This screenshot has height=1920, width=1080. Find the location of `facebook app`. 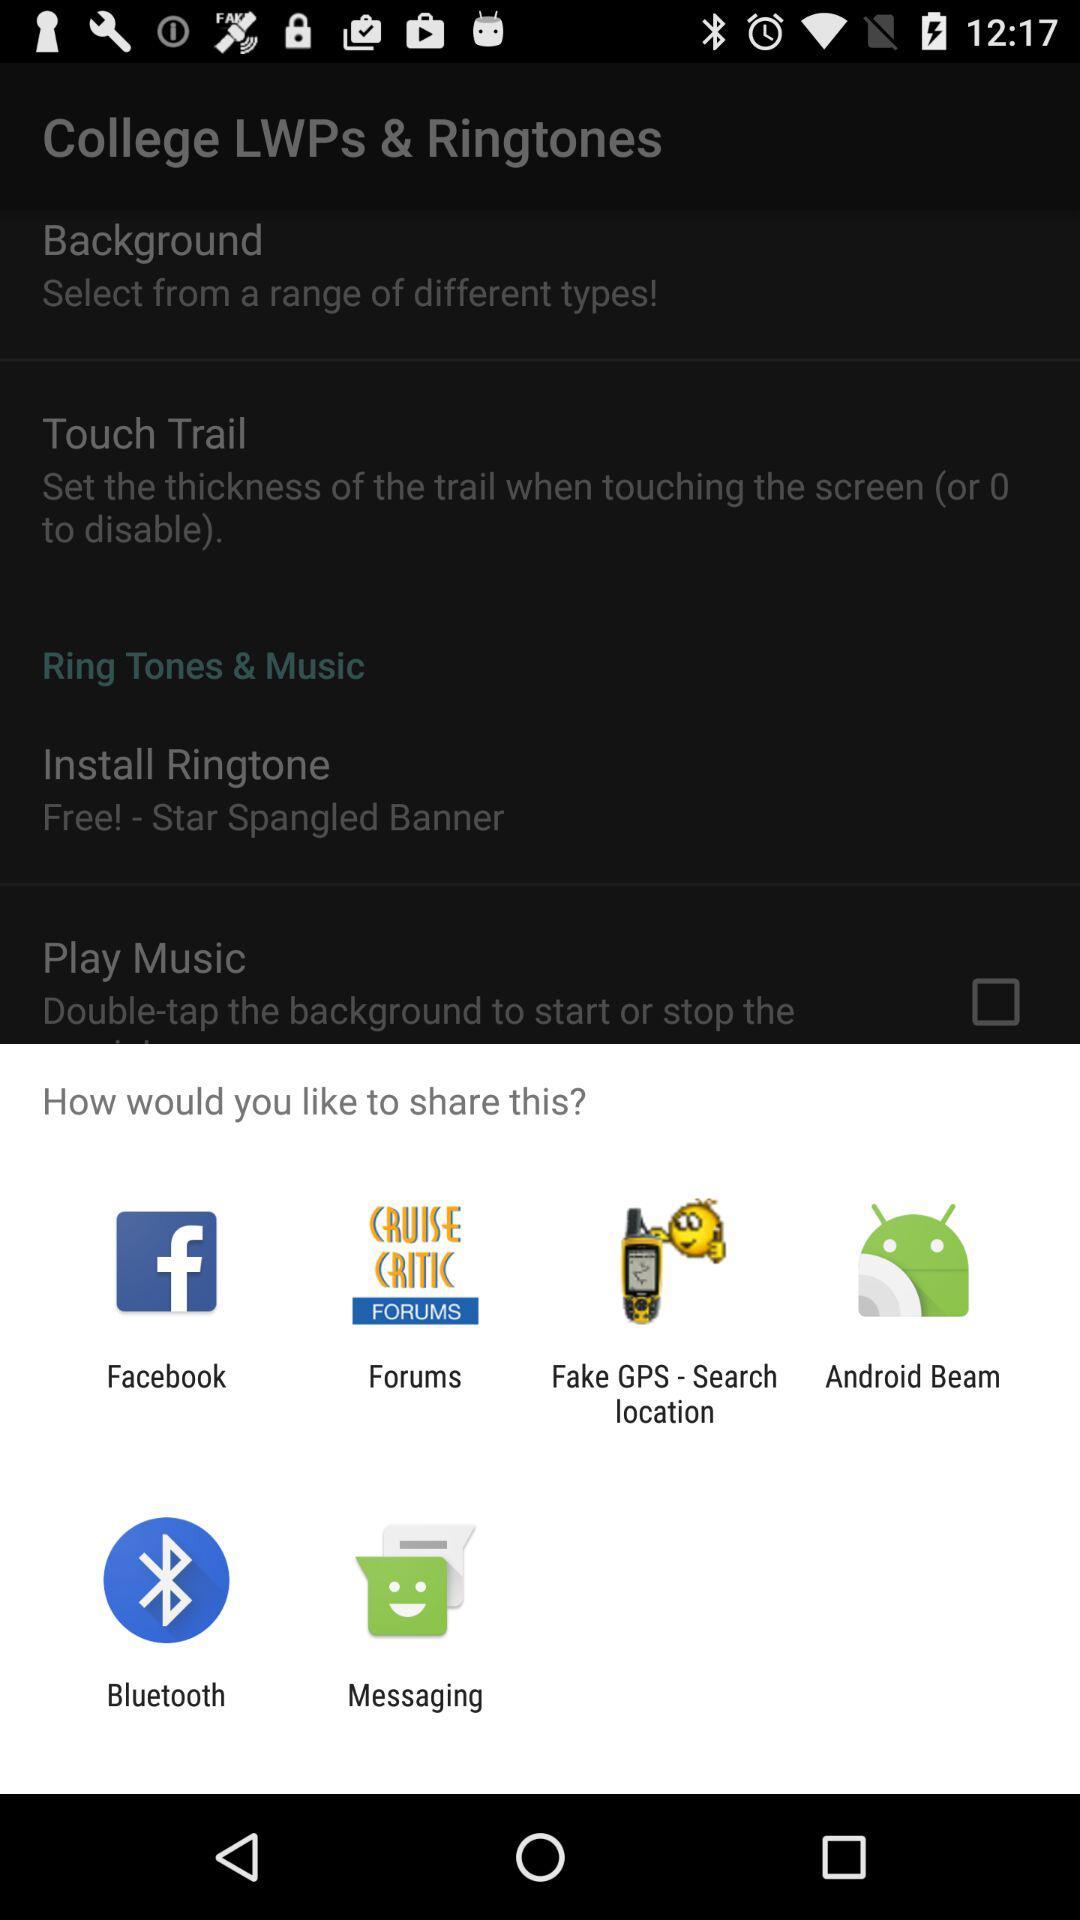

facebook app is located at coordinates (165, 1392).